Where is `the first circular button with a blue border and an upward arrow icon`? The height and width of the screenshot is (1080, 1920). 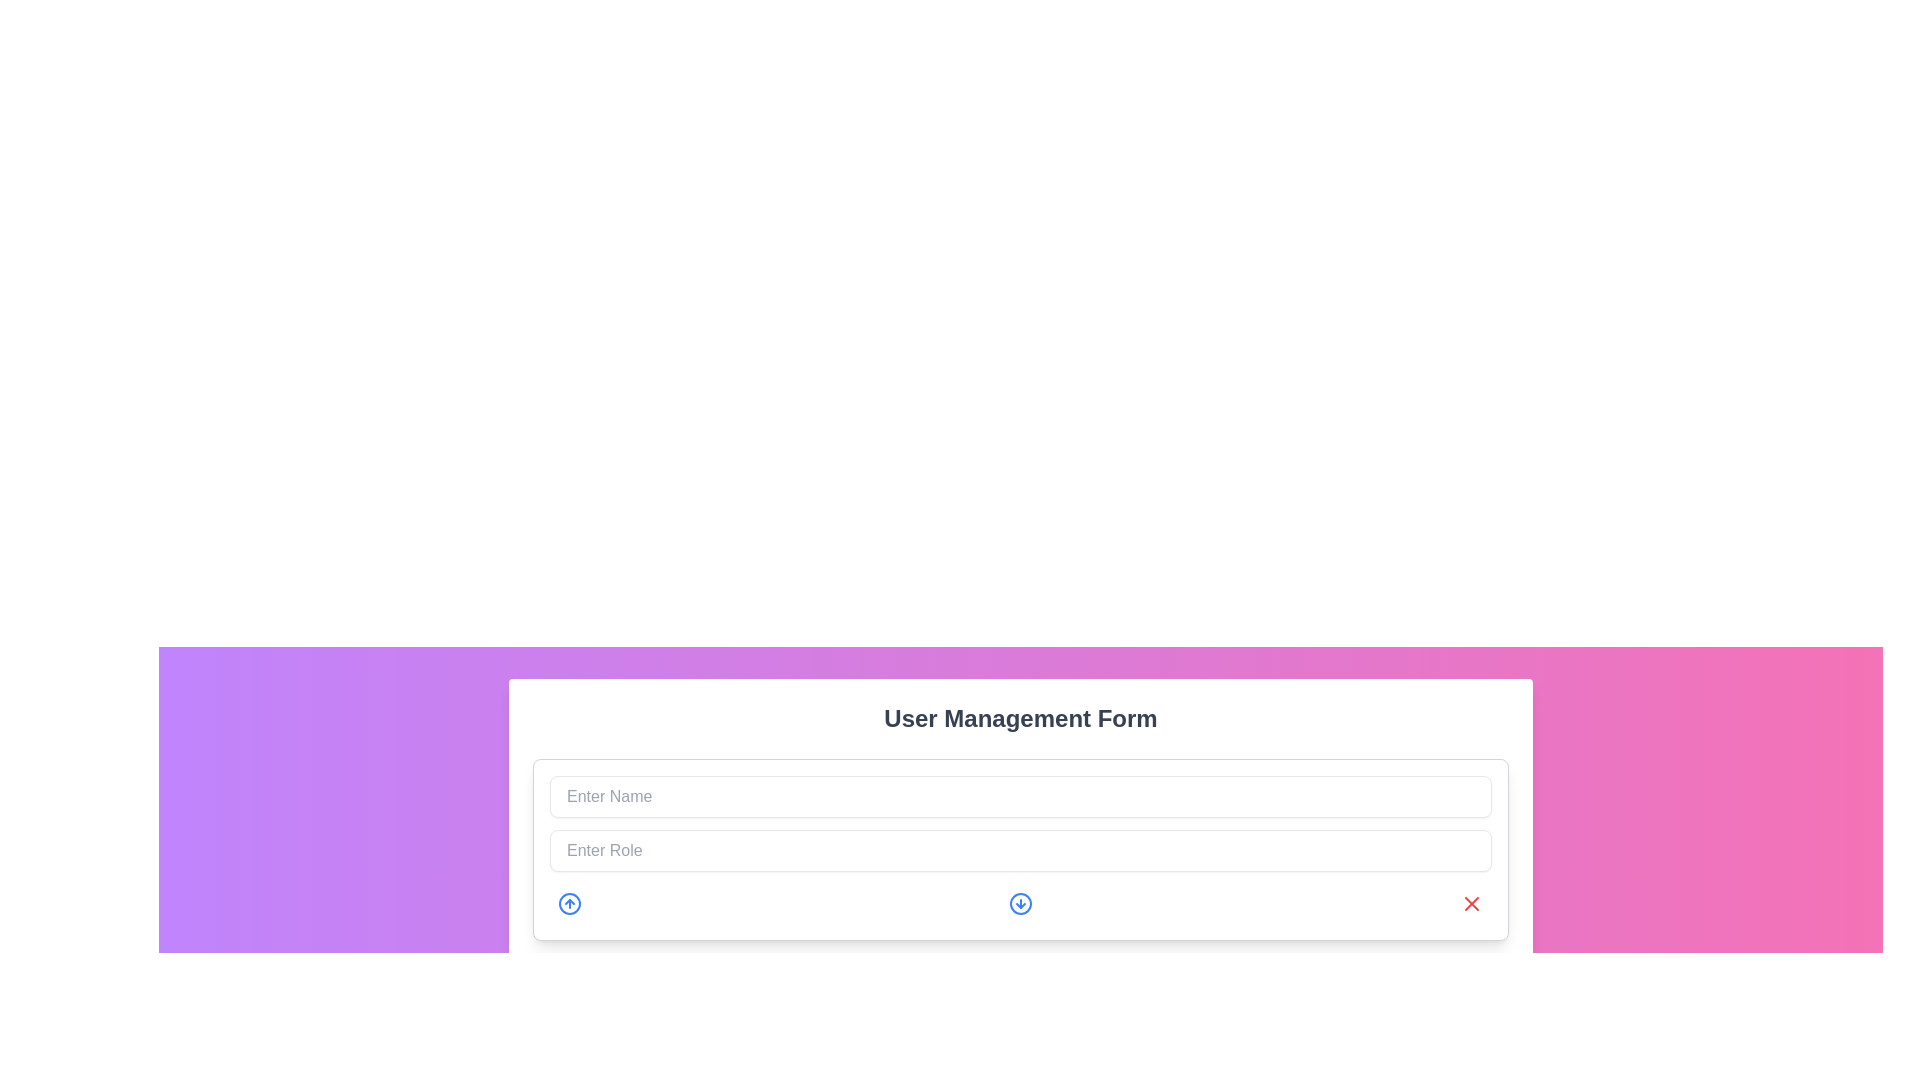
the first circular button with a blue border and an upward arrow icon is located at coordinates (569, 903).